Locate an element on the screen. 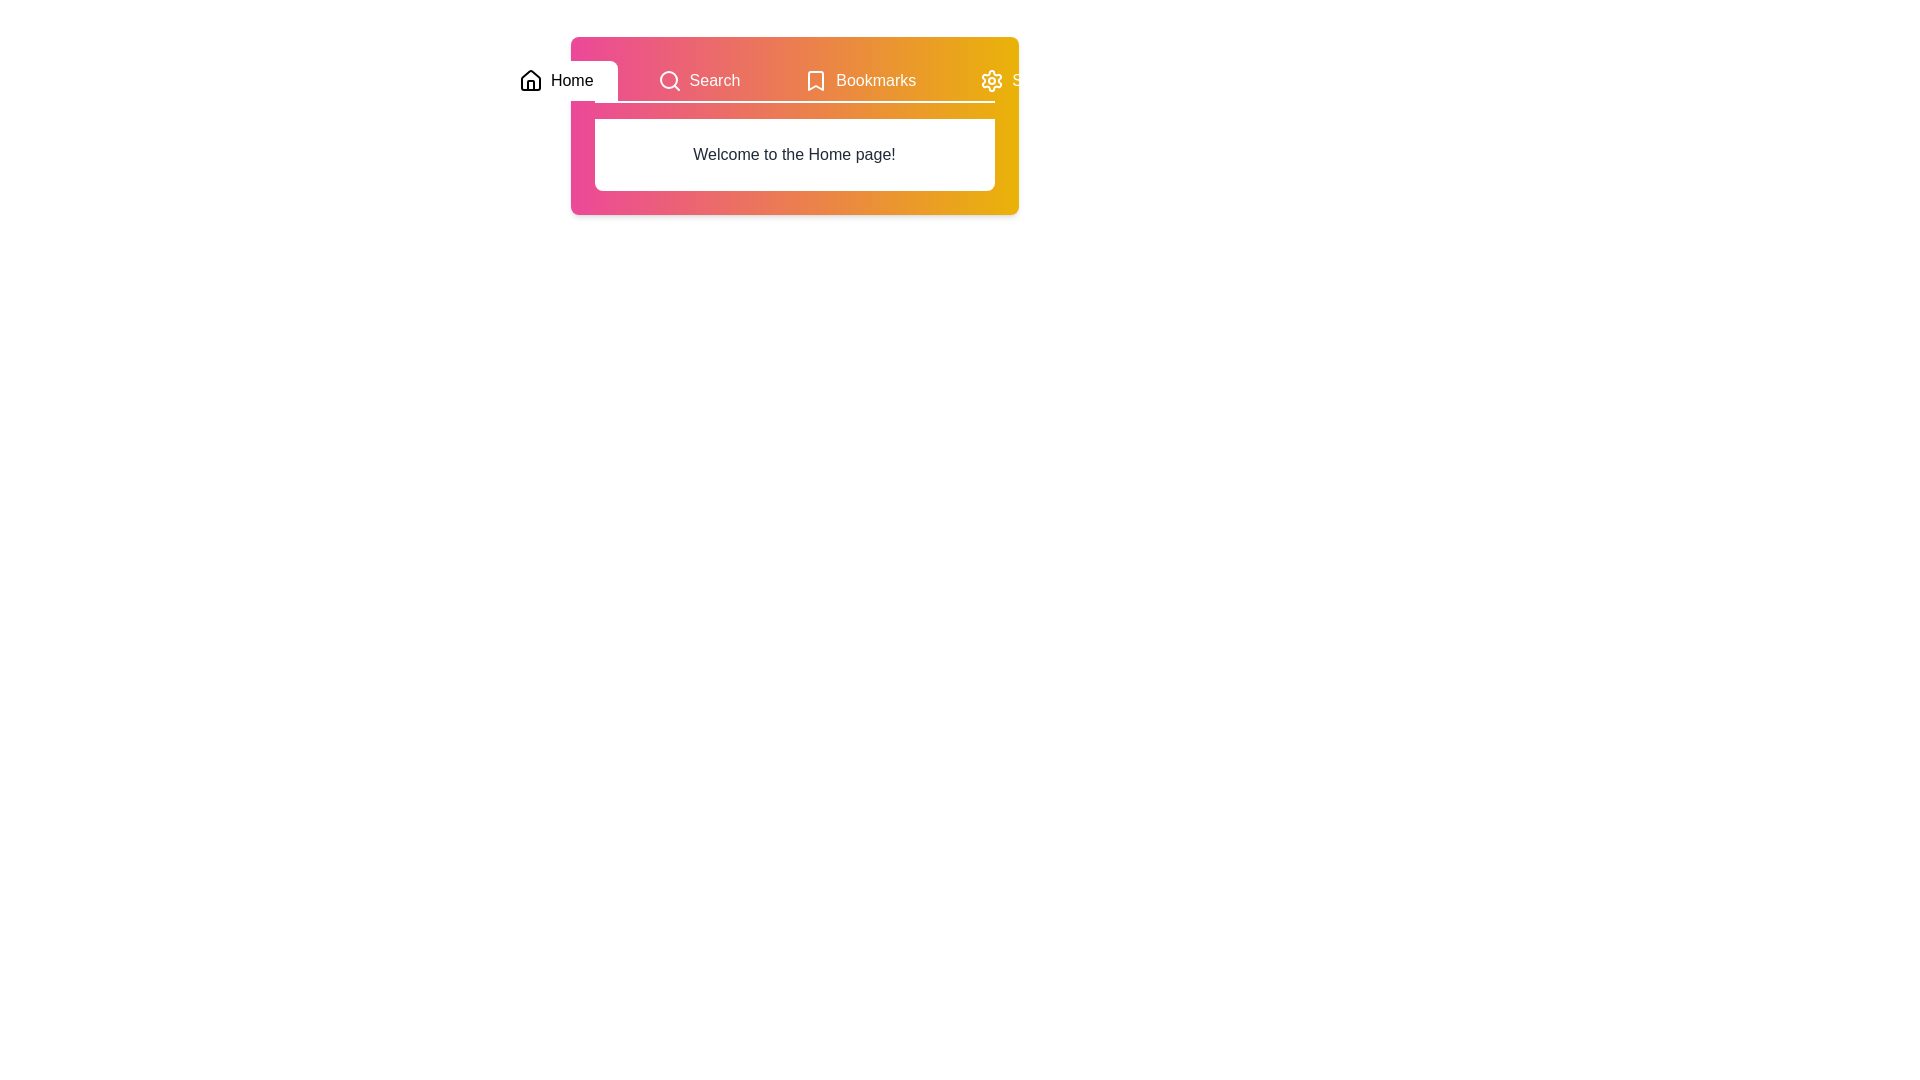 This screenshot has height=1080, width=1920. the tab labeled Search to preview its highlight effect is located at coordinates (698, 80).